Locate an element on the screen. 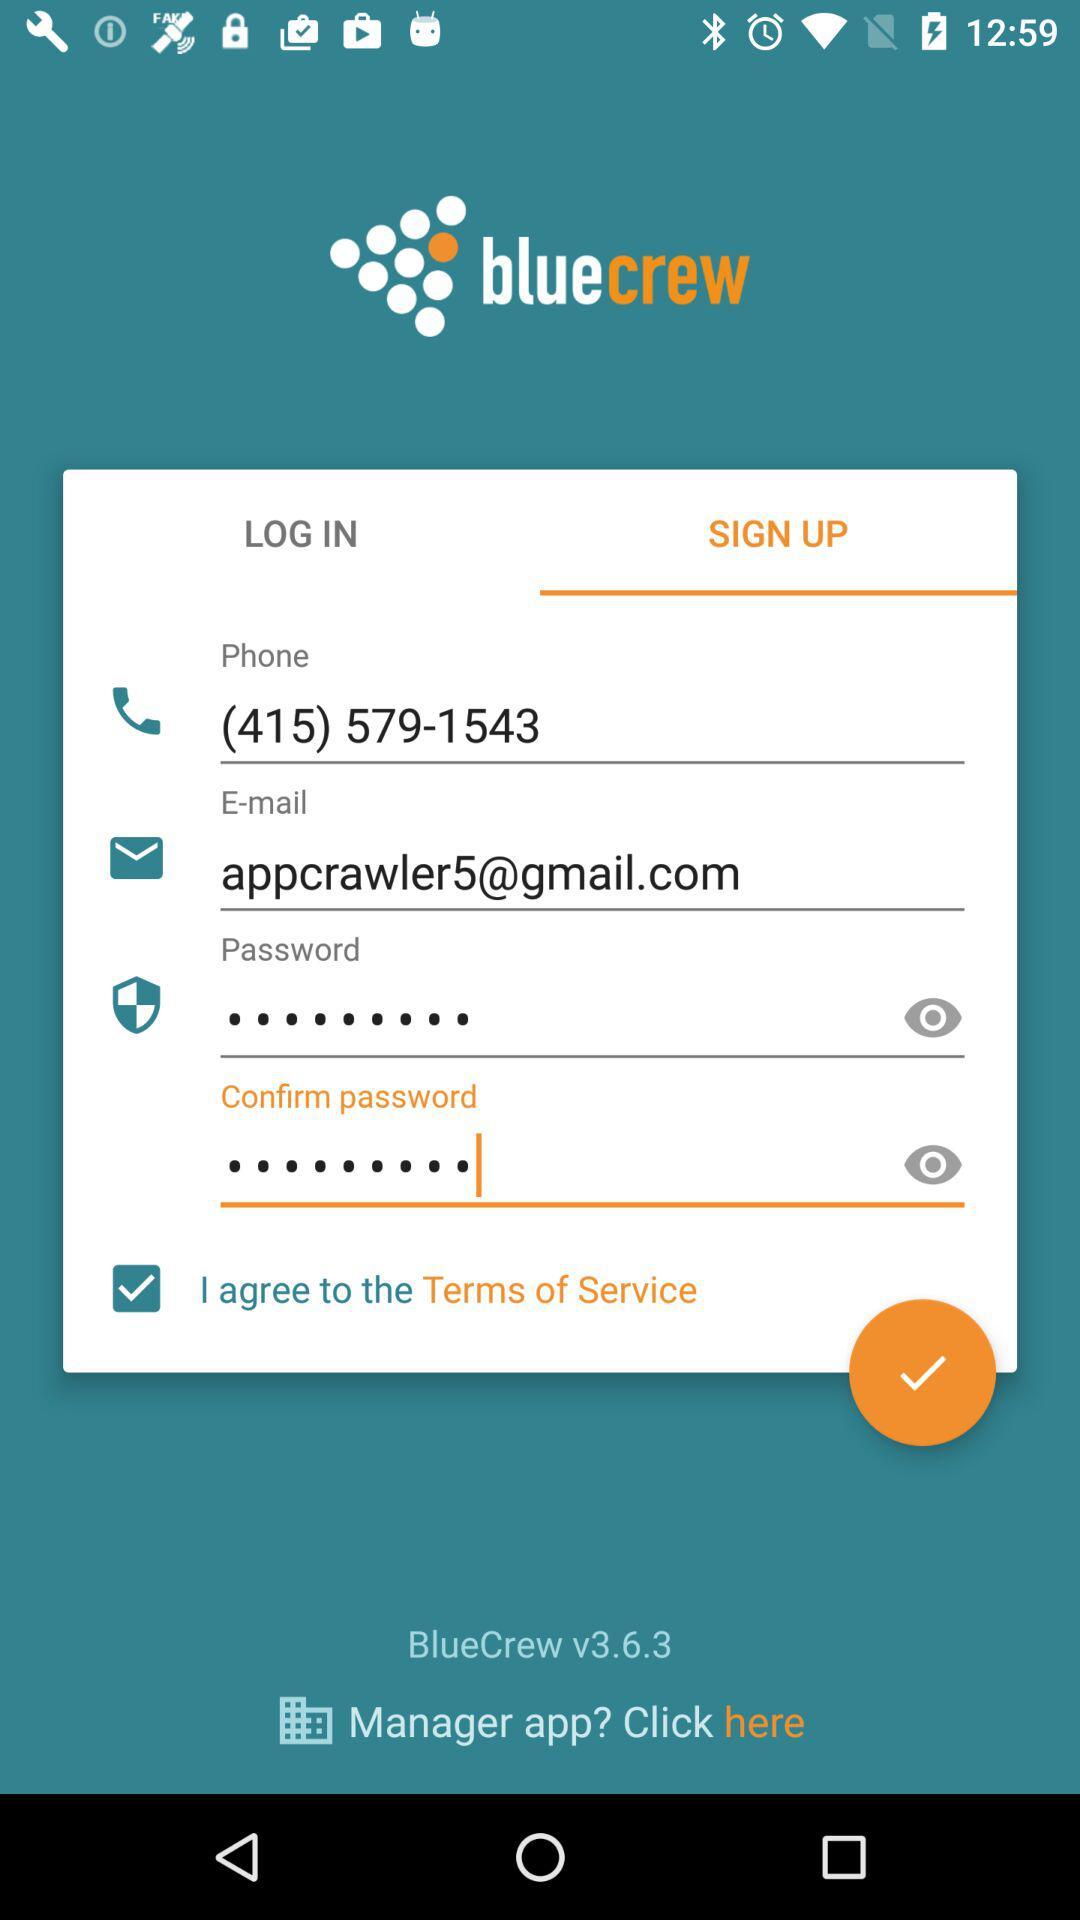 The image size is (1080, 1920). the item above the bluecrew v3 6 is located at coordinates (922, 1371).